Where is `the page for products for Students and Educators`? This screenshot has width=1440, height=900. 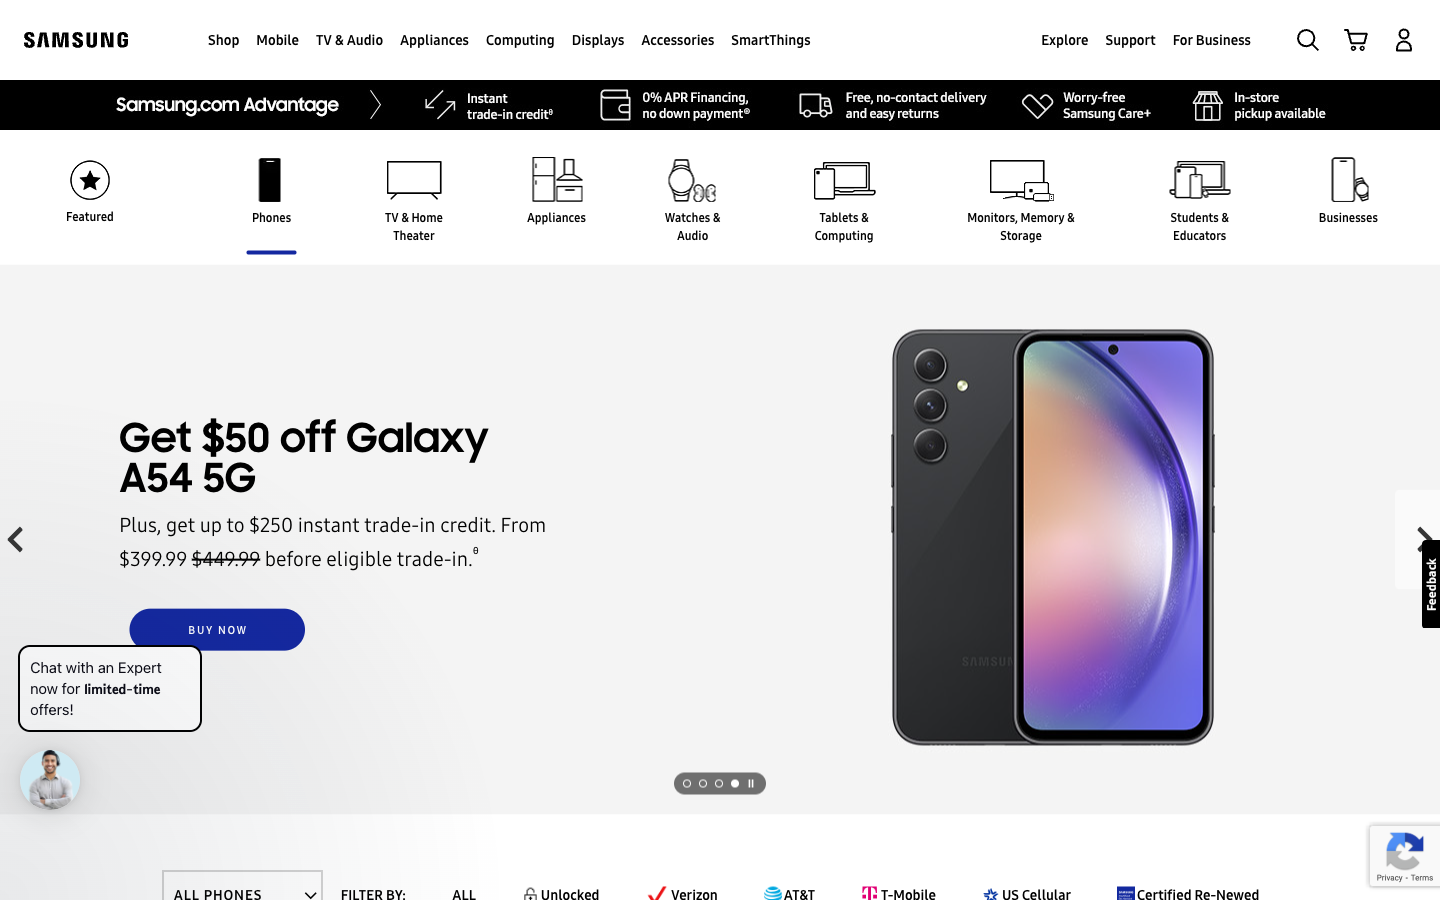 the page for products for Students and Educators is located at coordinates (1199, 225).